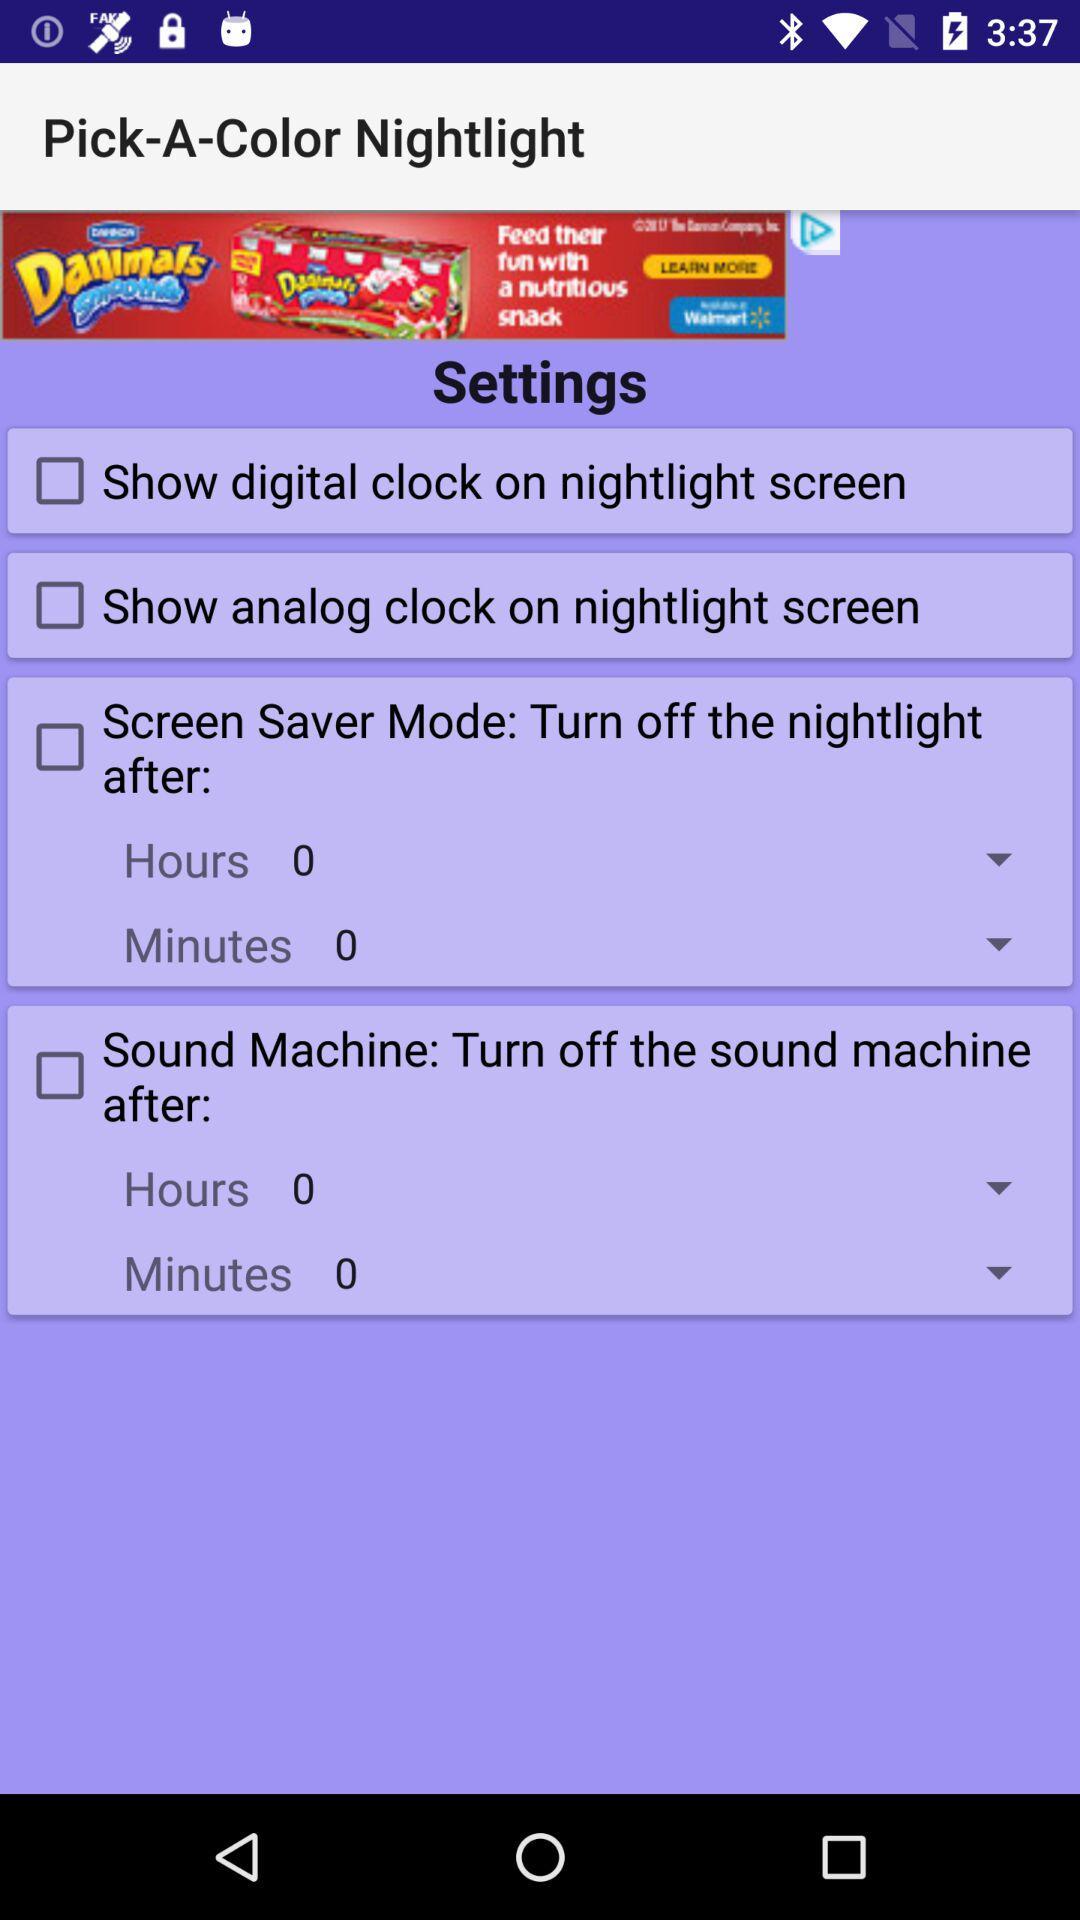 The image size is (1080, 1920). I want to click on the 0 field above the sound machine, so click(686, 942).